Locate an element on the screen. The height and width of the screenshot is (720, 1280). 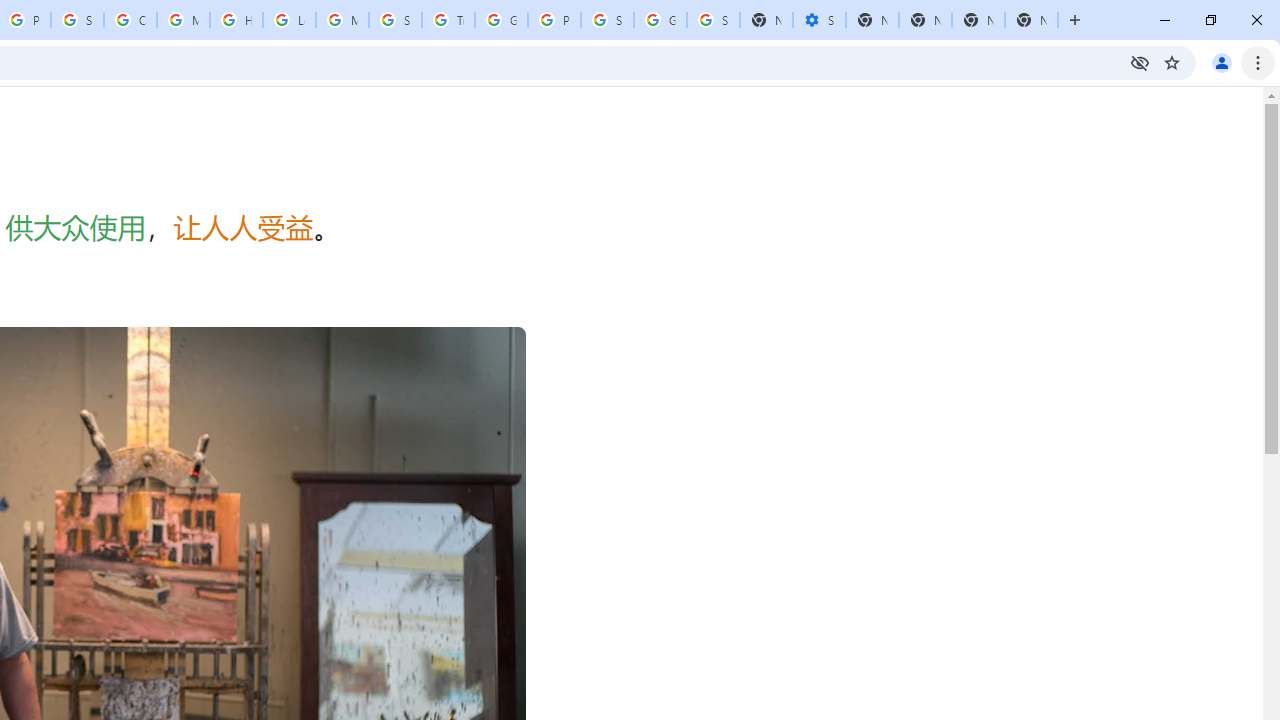
'Minimize' is located at coordinates (1165, 20).